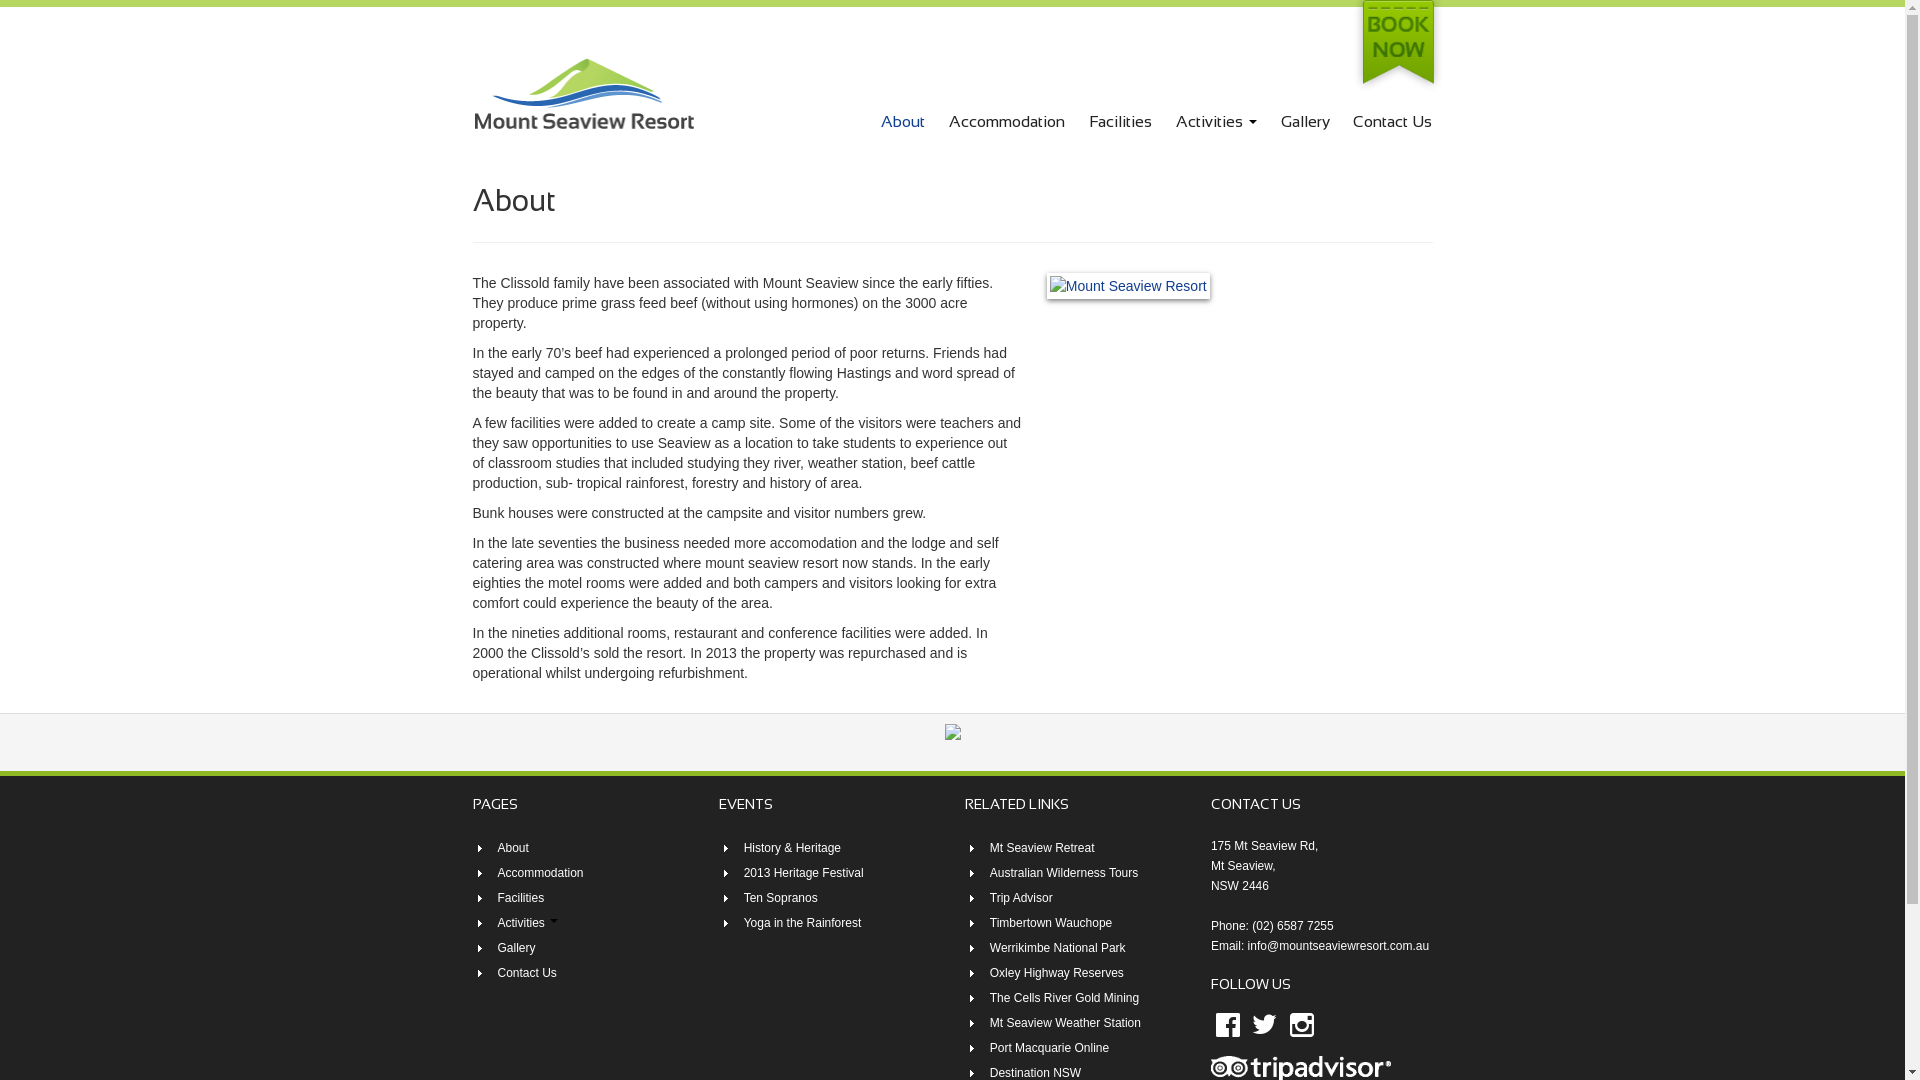 The width and height of the screenshot is (1920, 1080). I want to click on 'Yoga in the Rainforest', so click(802, 922).